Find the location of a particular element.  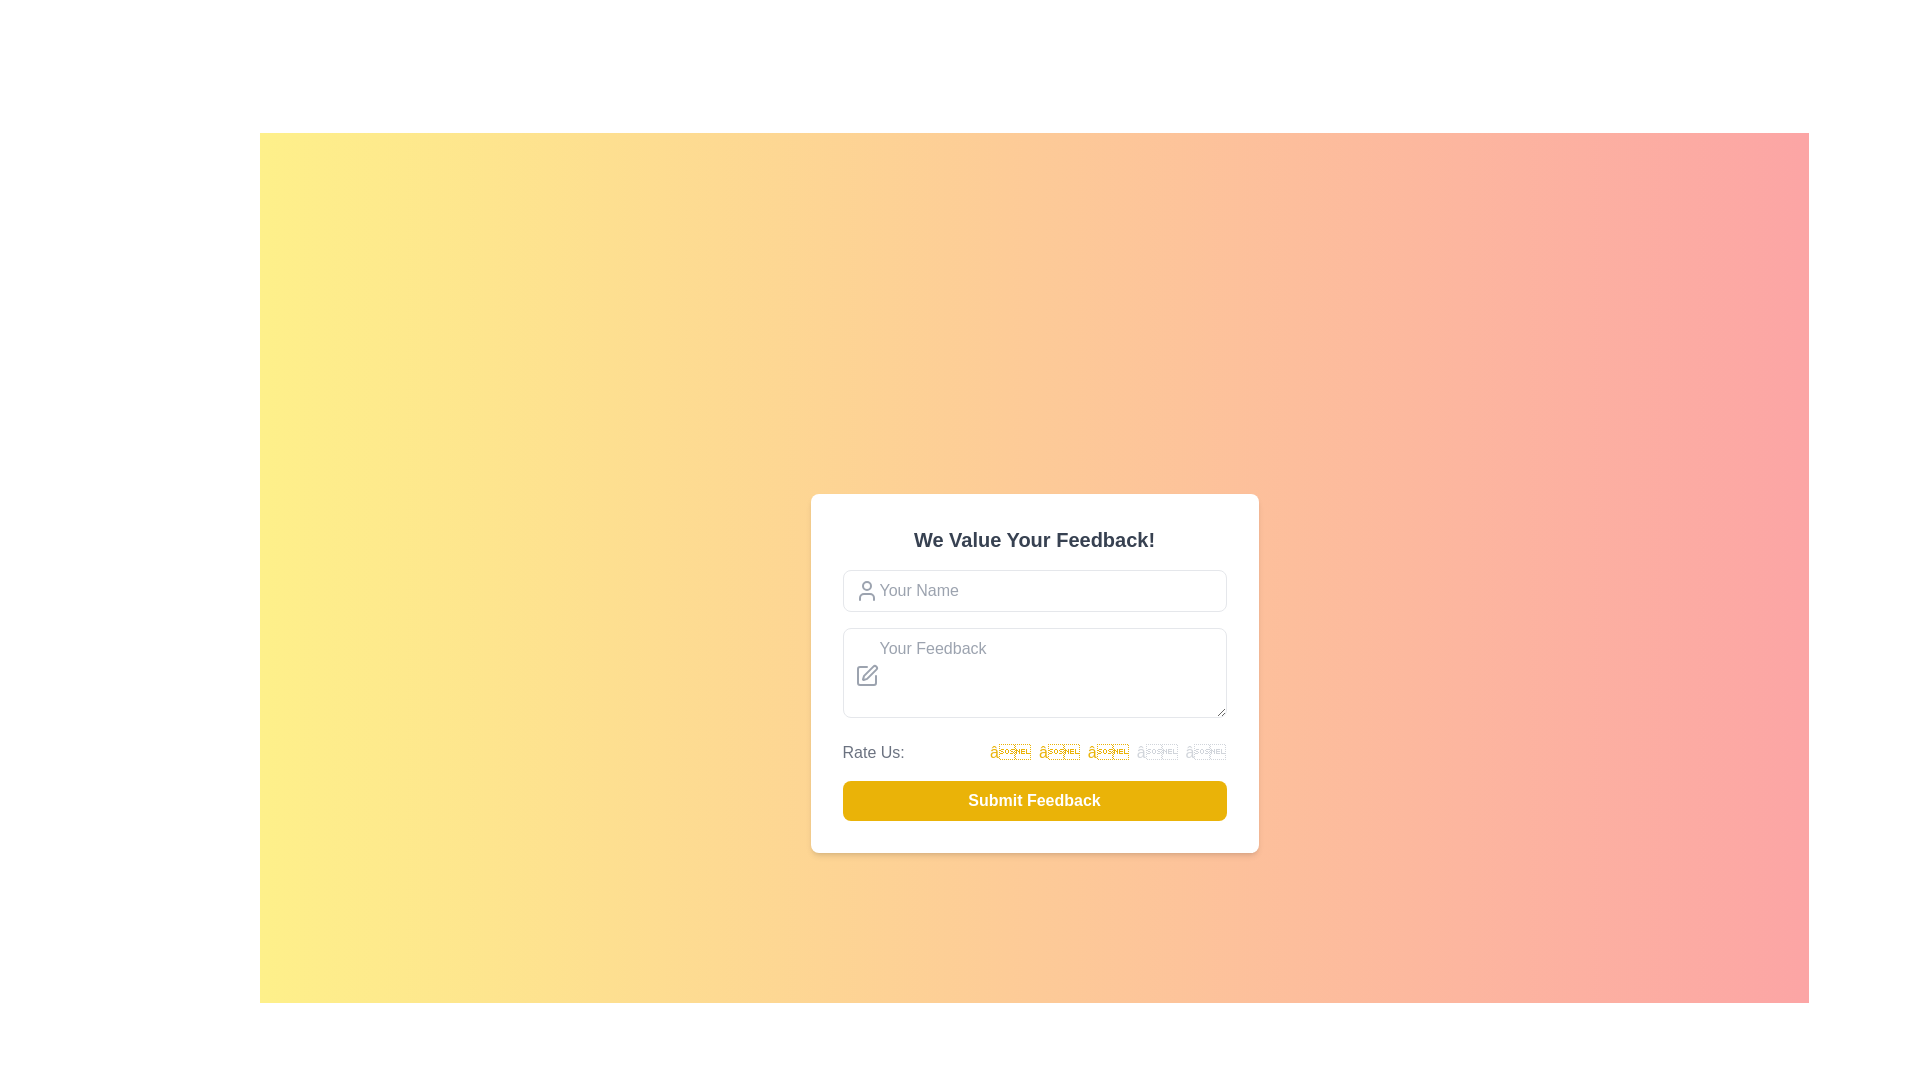

the first yellow star-shaped button used for ratings, located under the 'Rate Us:' label in the feedback form is located at coordinates (1009, 752).